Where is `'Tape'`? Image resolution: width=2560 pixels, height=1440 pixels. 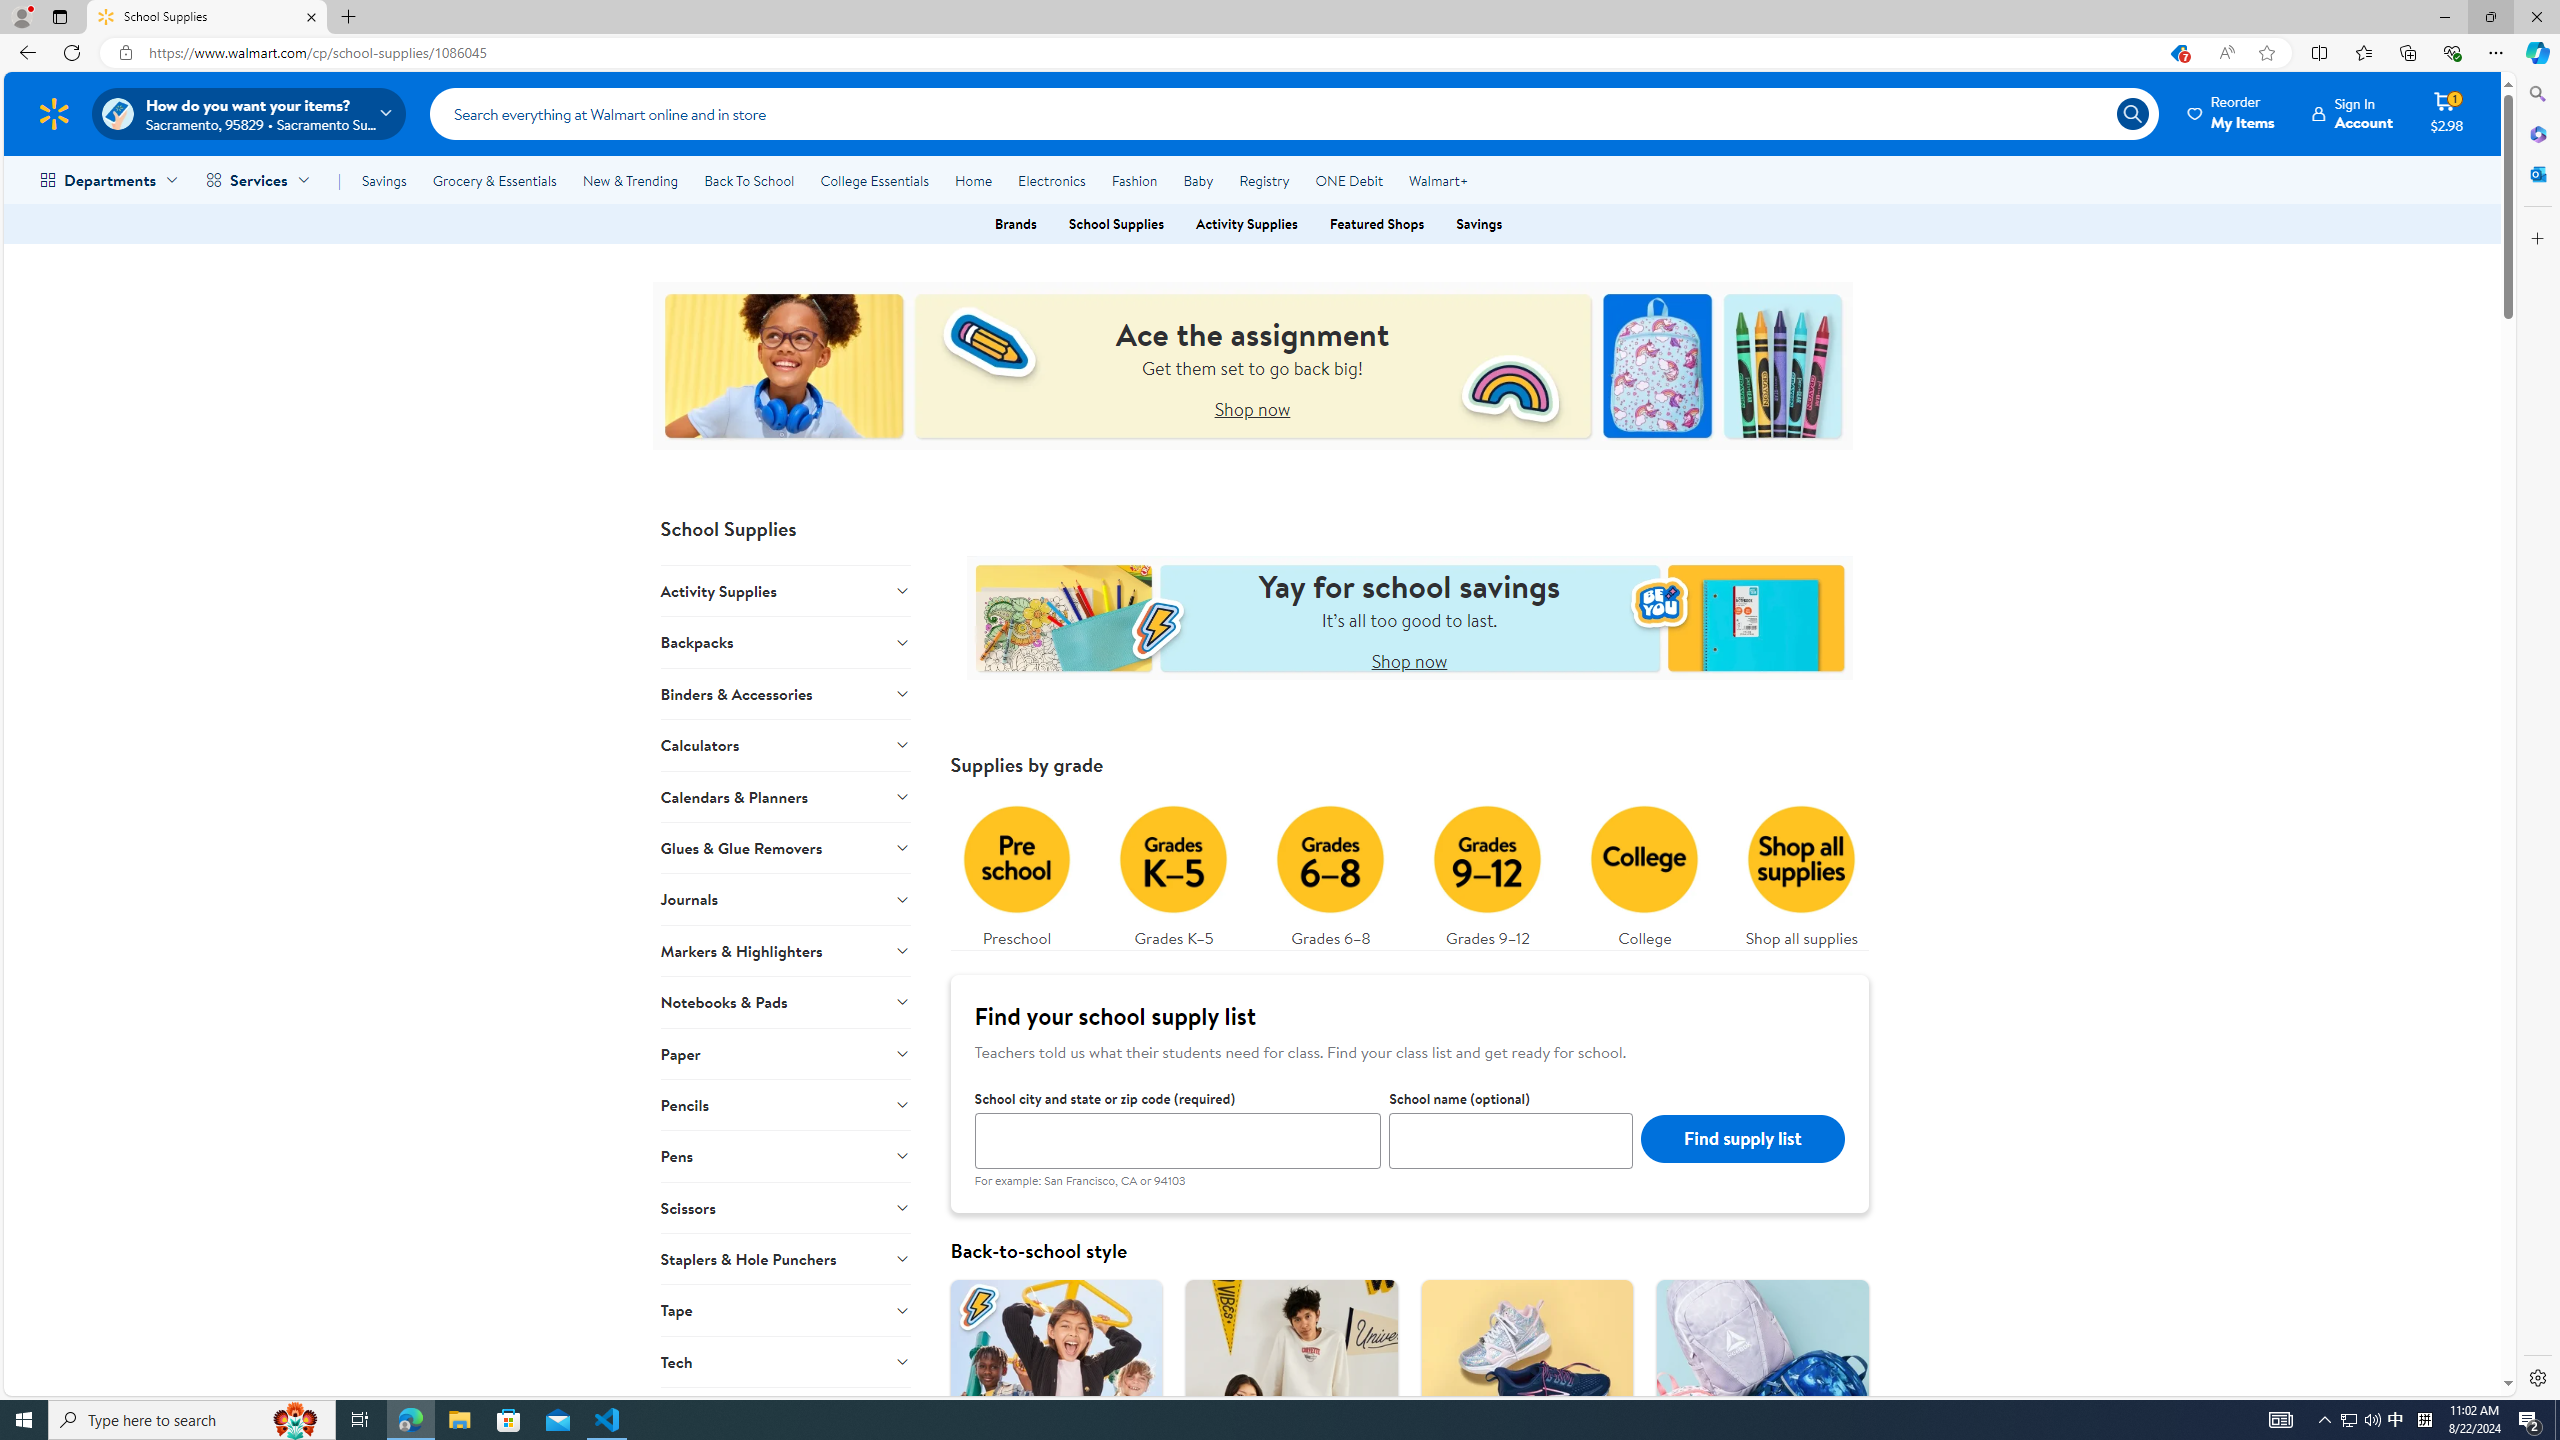
'Tape' is located at coordinates (784, 1309).